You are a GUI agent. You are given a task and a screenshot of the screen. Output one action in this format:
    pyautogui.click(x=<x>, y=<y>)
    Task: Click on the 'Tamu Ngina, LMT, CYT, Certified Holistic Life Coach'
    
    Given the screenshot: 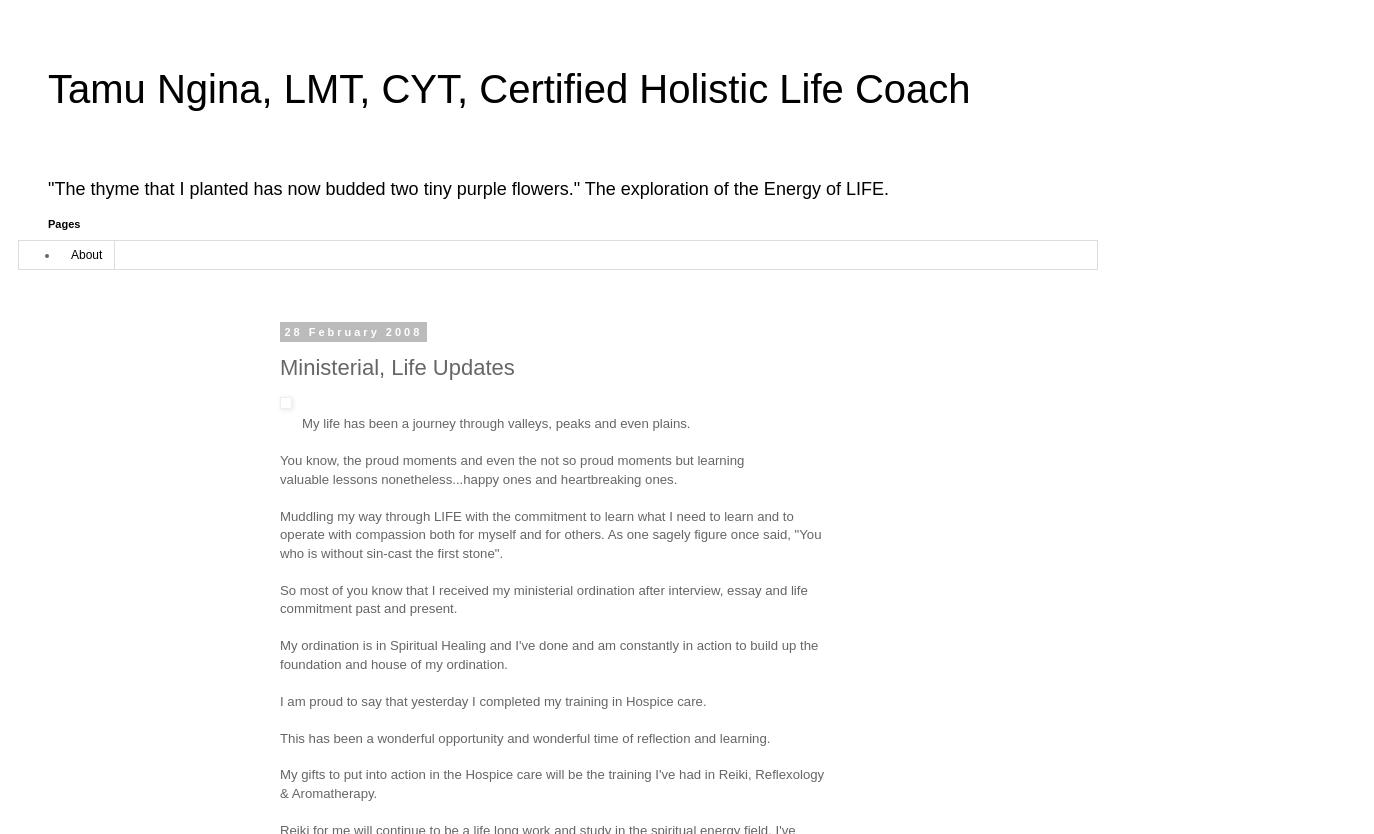 What is the action you would take?
    pyautogui.click(x=46, y=86)
    